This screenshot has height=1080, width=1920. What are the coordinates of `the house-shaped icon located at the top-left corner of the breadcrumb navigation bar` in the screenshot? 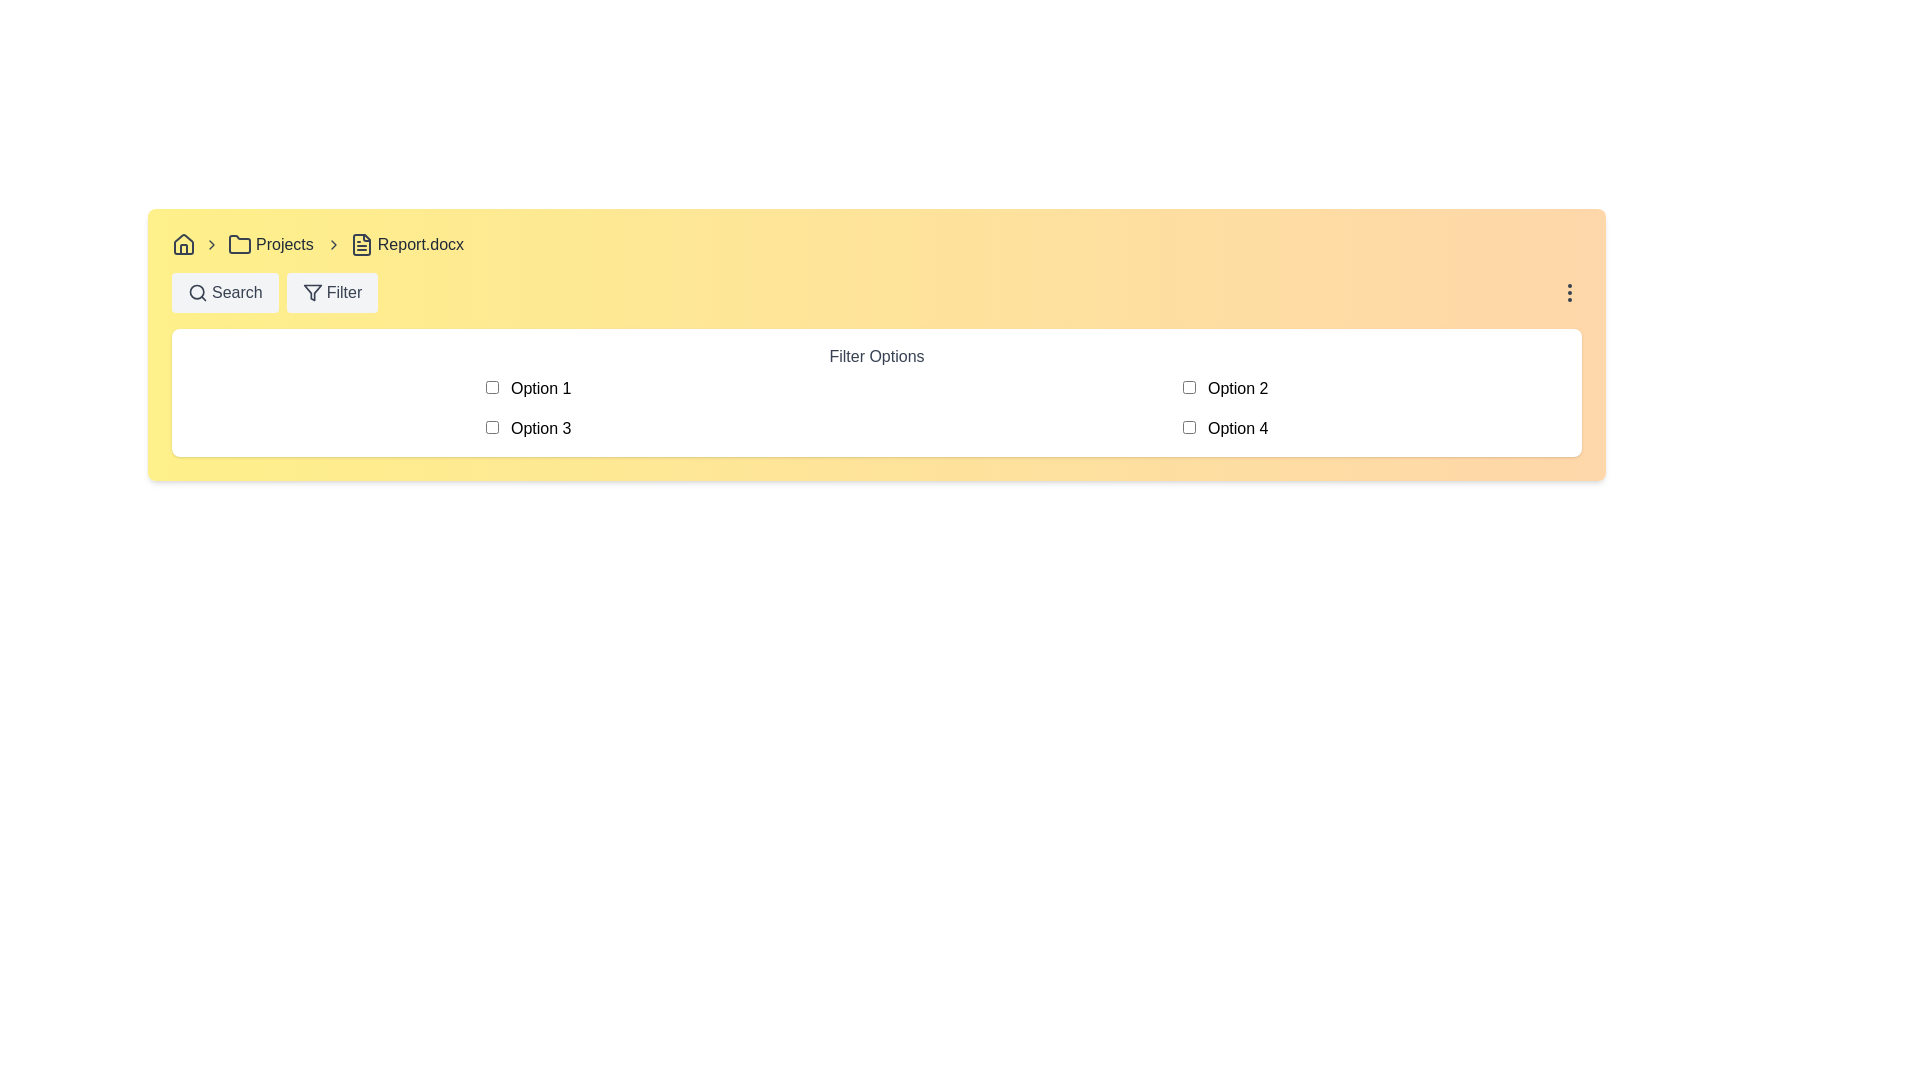 It's located at (183, 244).